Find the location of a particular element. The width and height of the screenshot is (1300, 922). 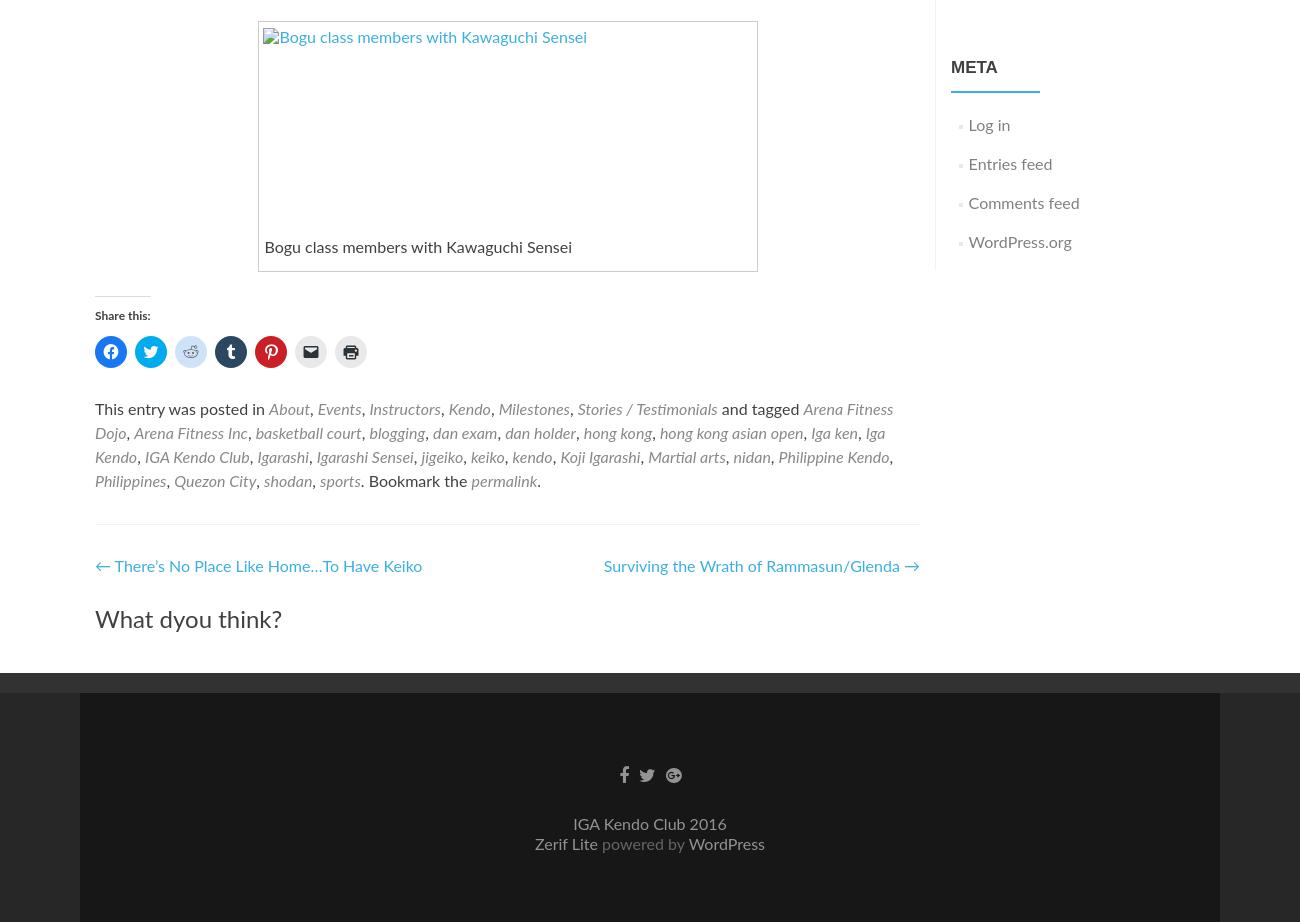

'Stories / Testimonials' is located at coordinates (647, 407).